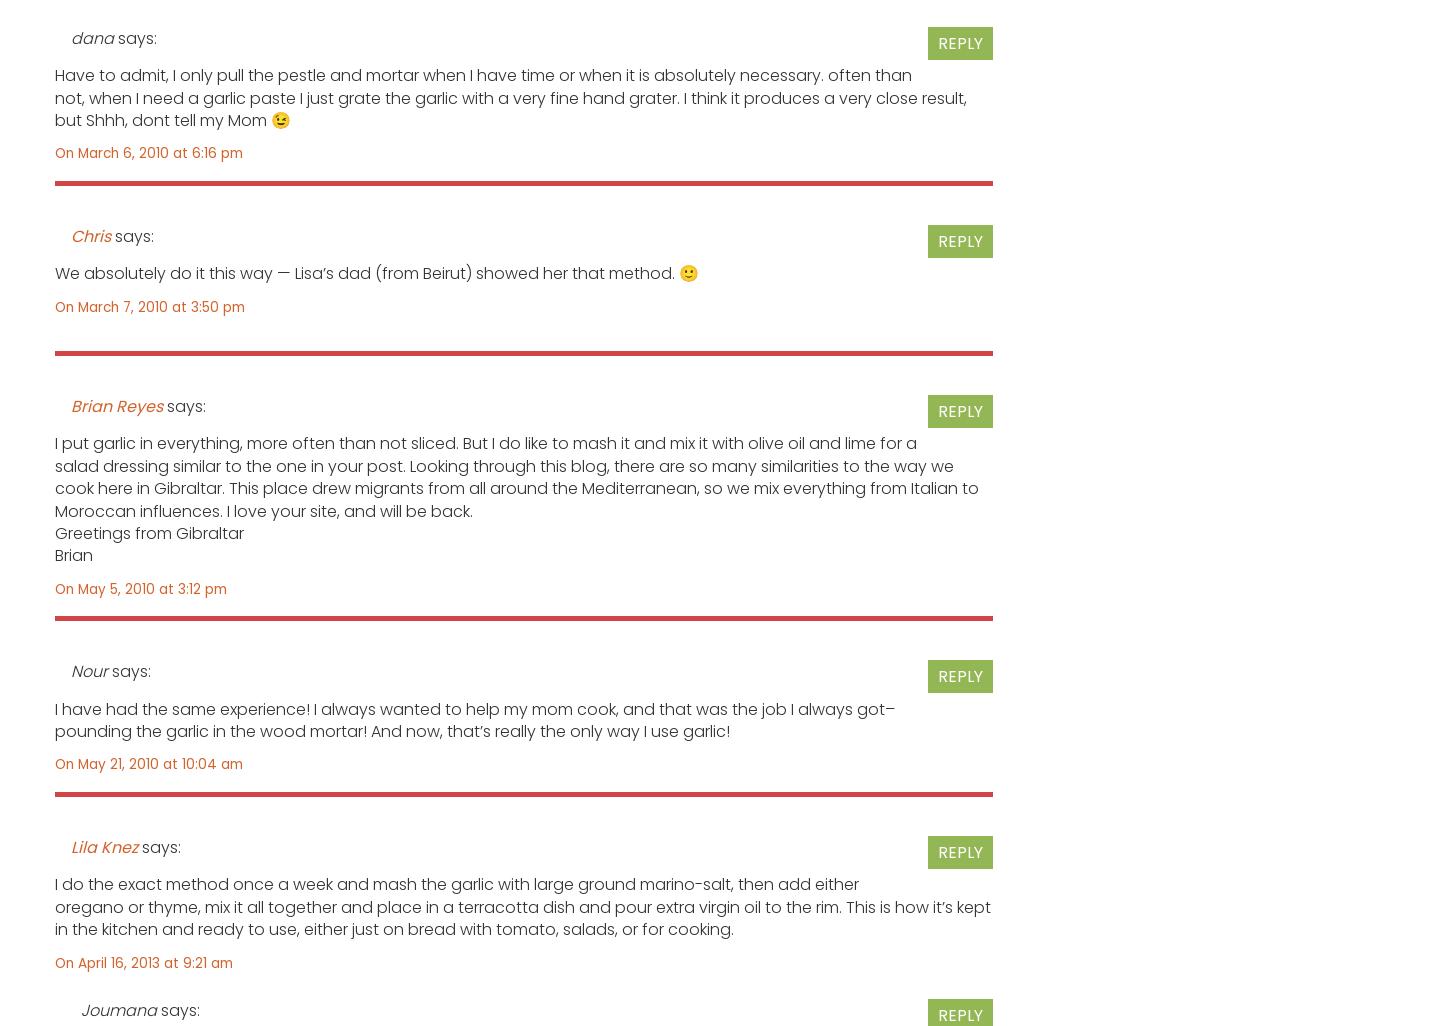 The image size is (1450, 1026). I want to click on 'Nour', so click(89, 670).